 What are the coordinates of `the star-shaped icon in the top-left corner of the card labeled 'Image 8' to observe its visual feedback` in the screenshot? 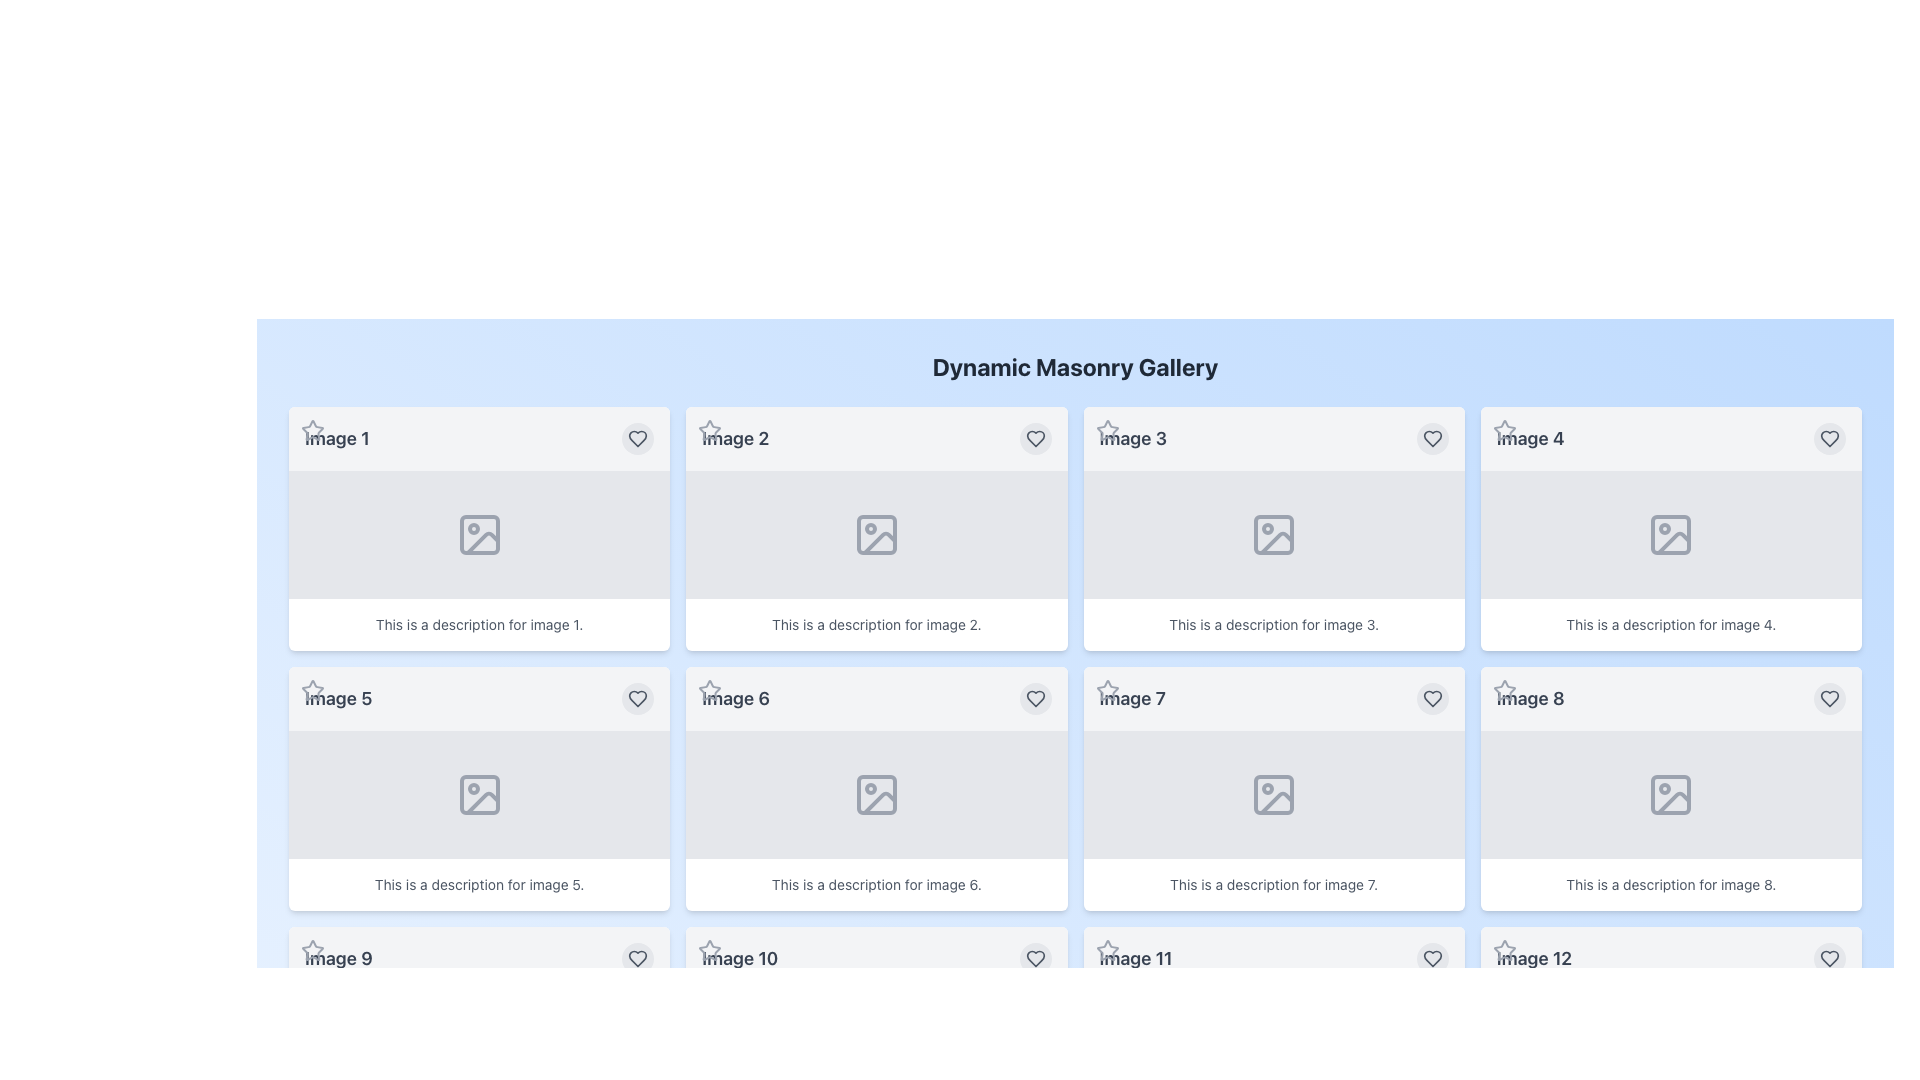 It's located at (1504, 689).